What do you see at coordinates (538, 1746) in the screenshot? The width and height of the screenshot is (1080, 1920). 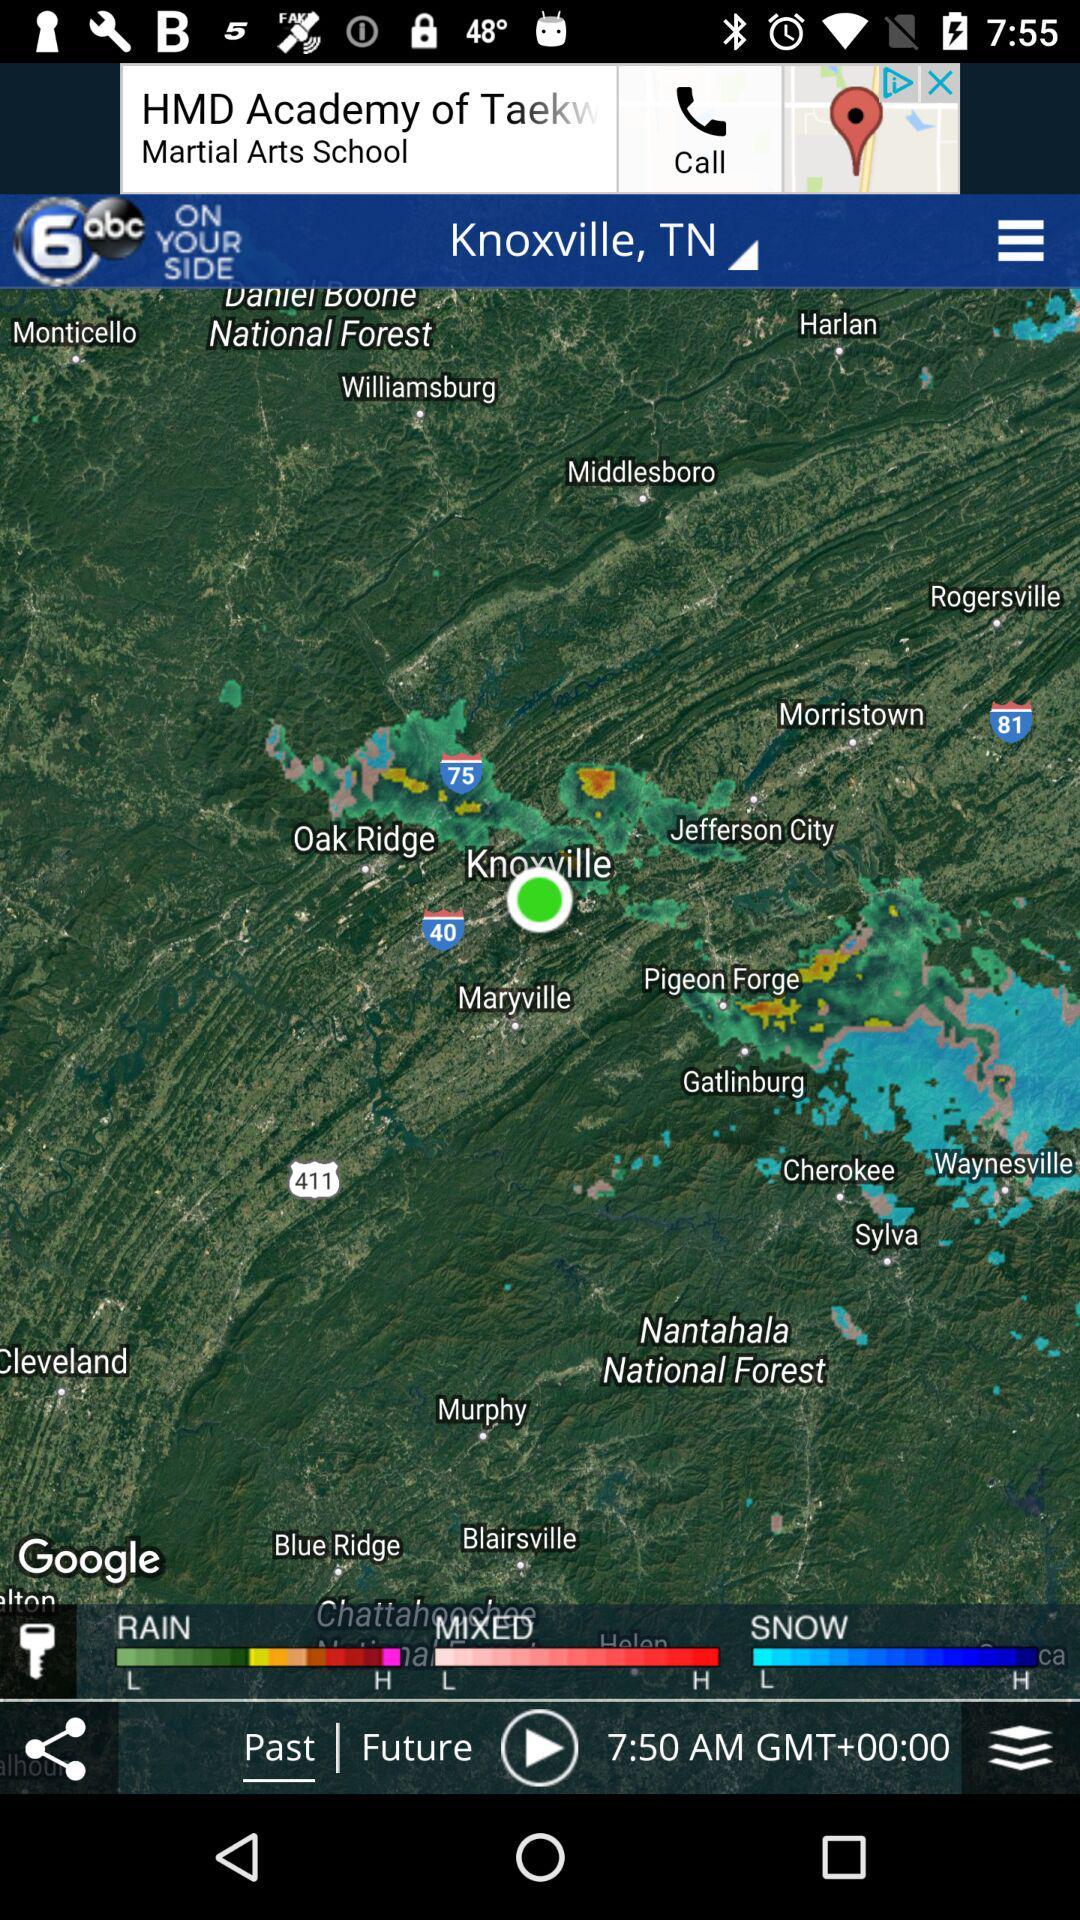 I see `the icon next to 7 50 am item` at bounding box center [538, 1746].